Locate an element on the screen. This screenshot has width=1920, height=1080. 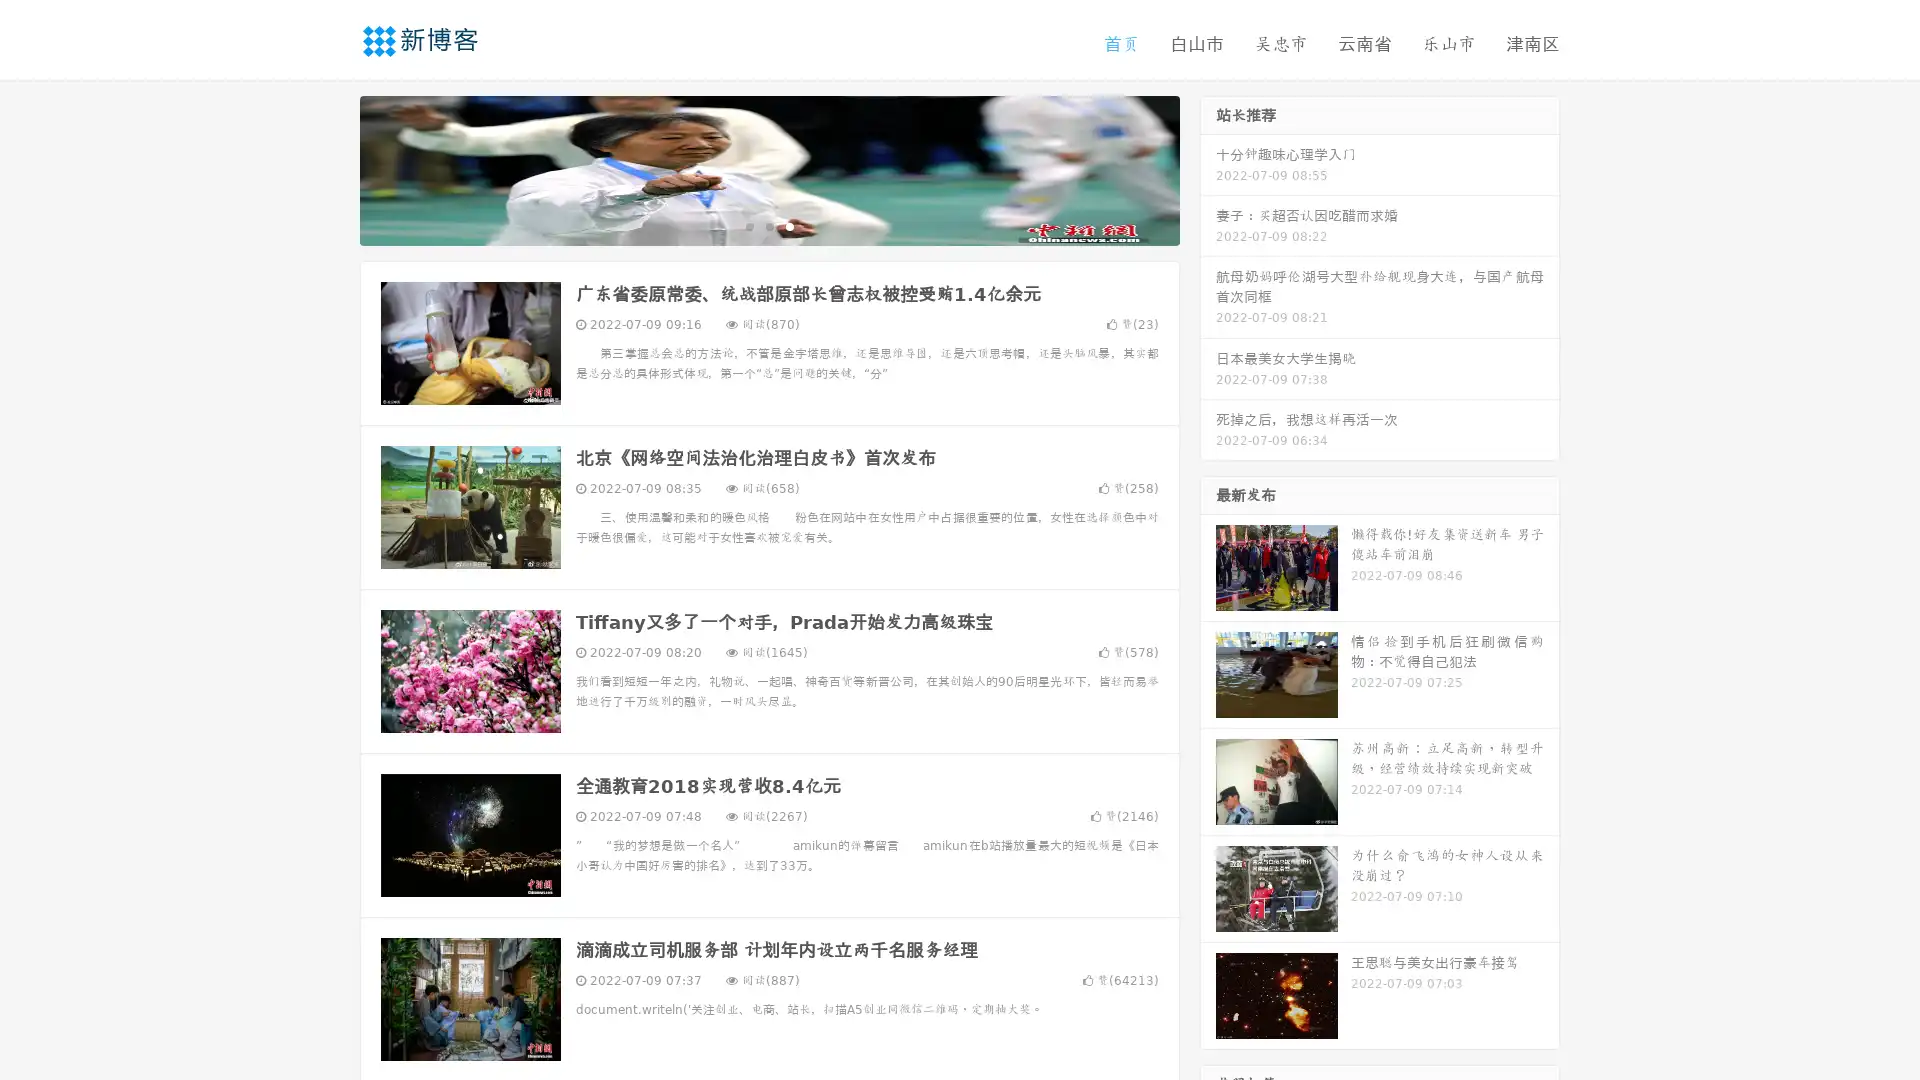
Next slide is located at coordinates (1208, 168).